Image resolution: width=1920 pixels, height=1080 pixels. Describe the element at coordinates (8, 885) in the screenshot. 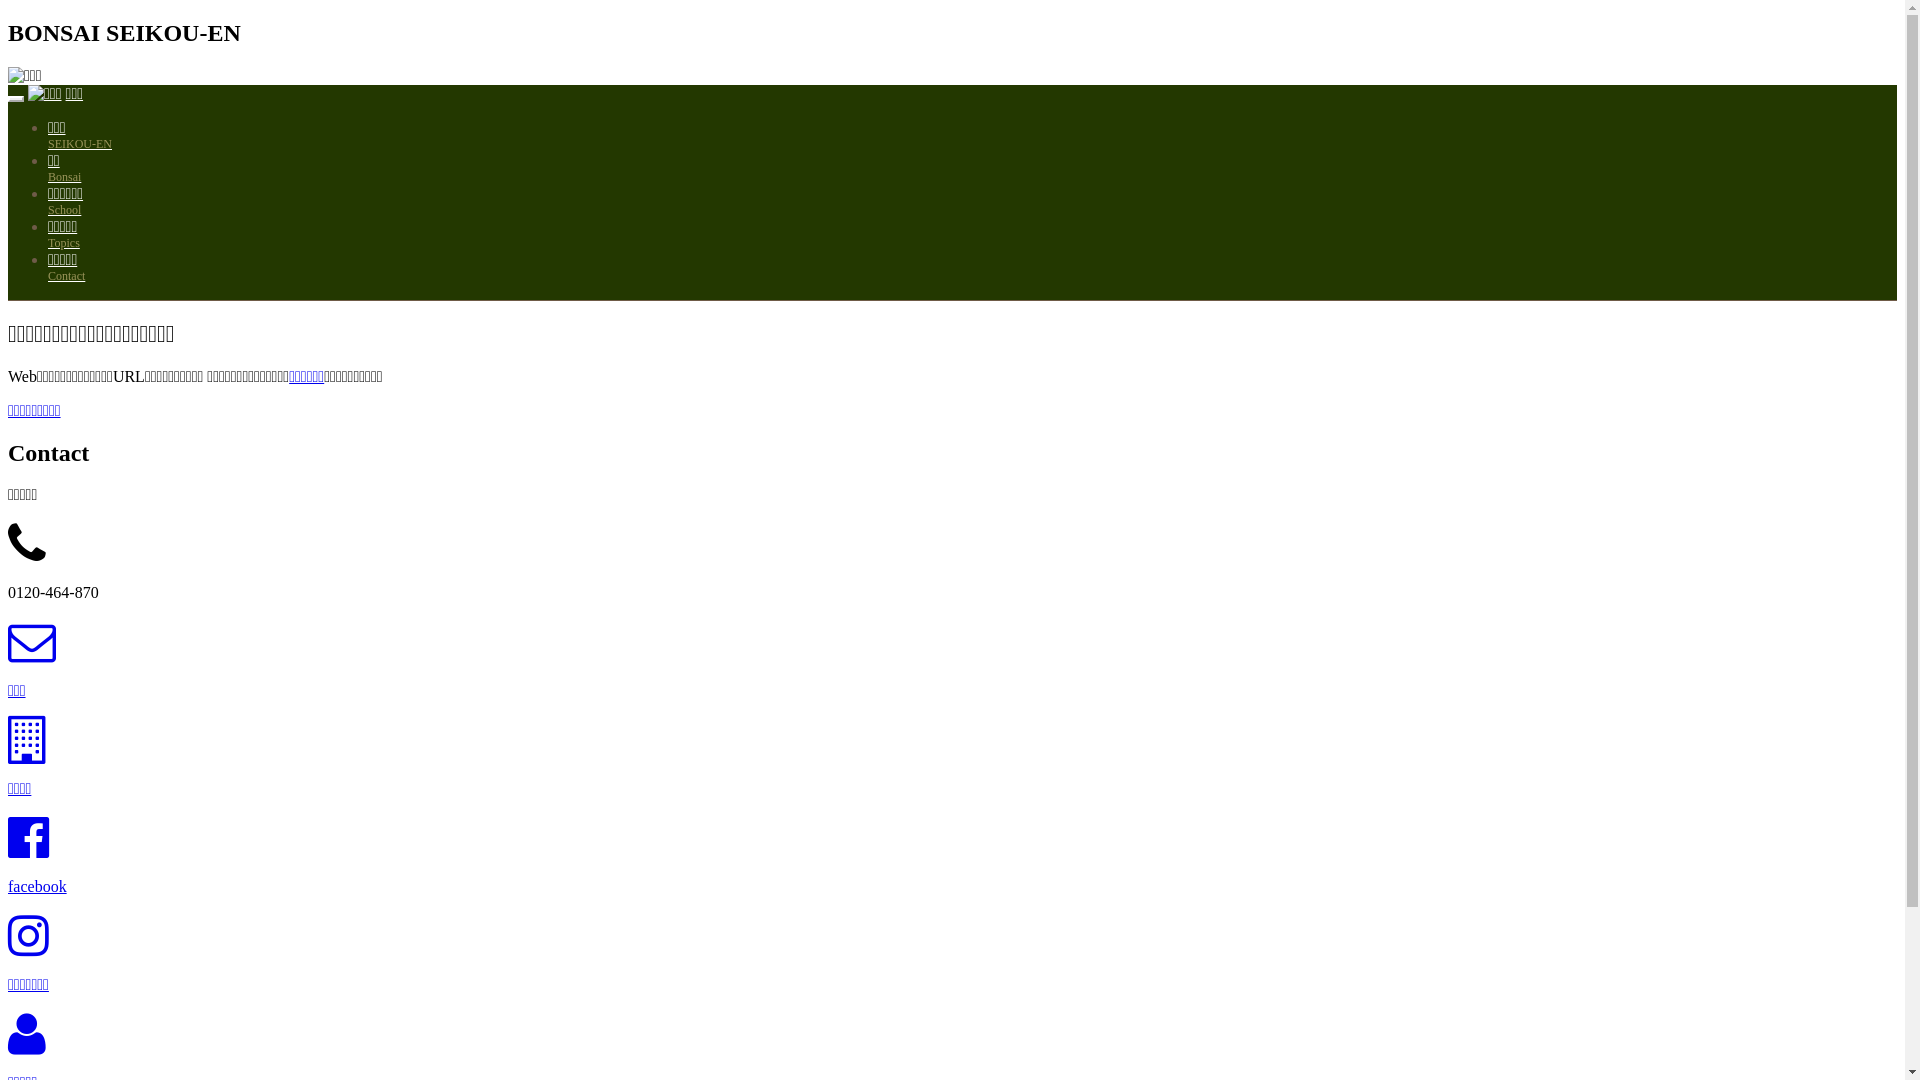

I see `'facebook'` at that location.